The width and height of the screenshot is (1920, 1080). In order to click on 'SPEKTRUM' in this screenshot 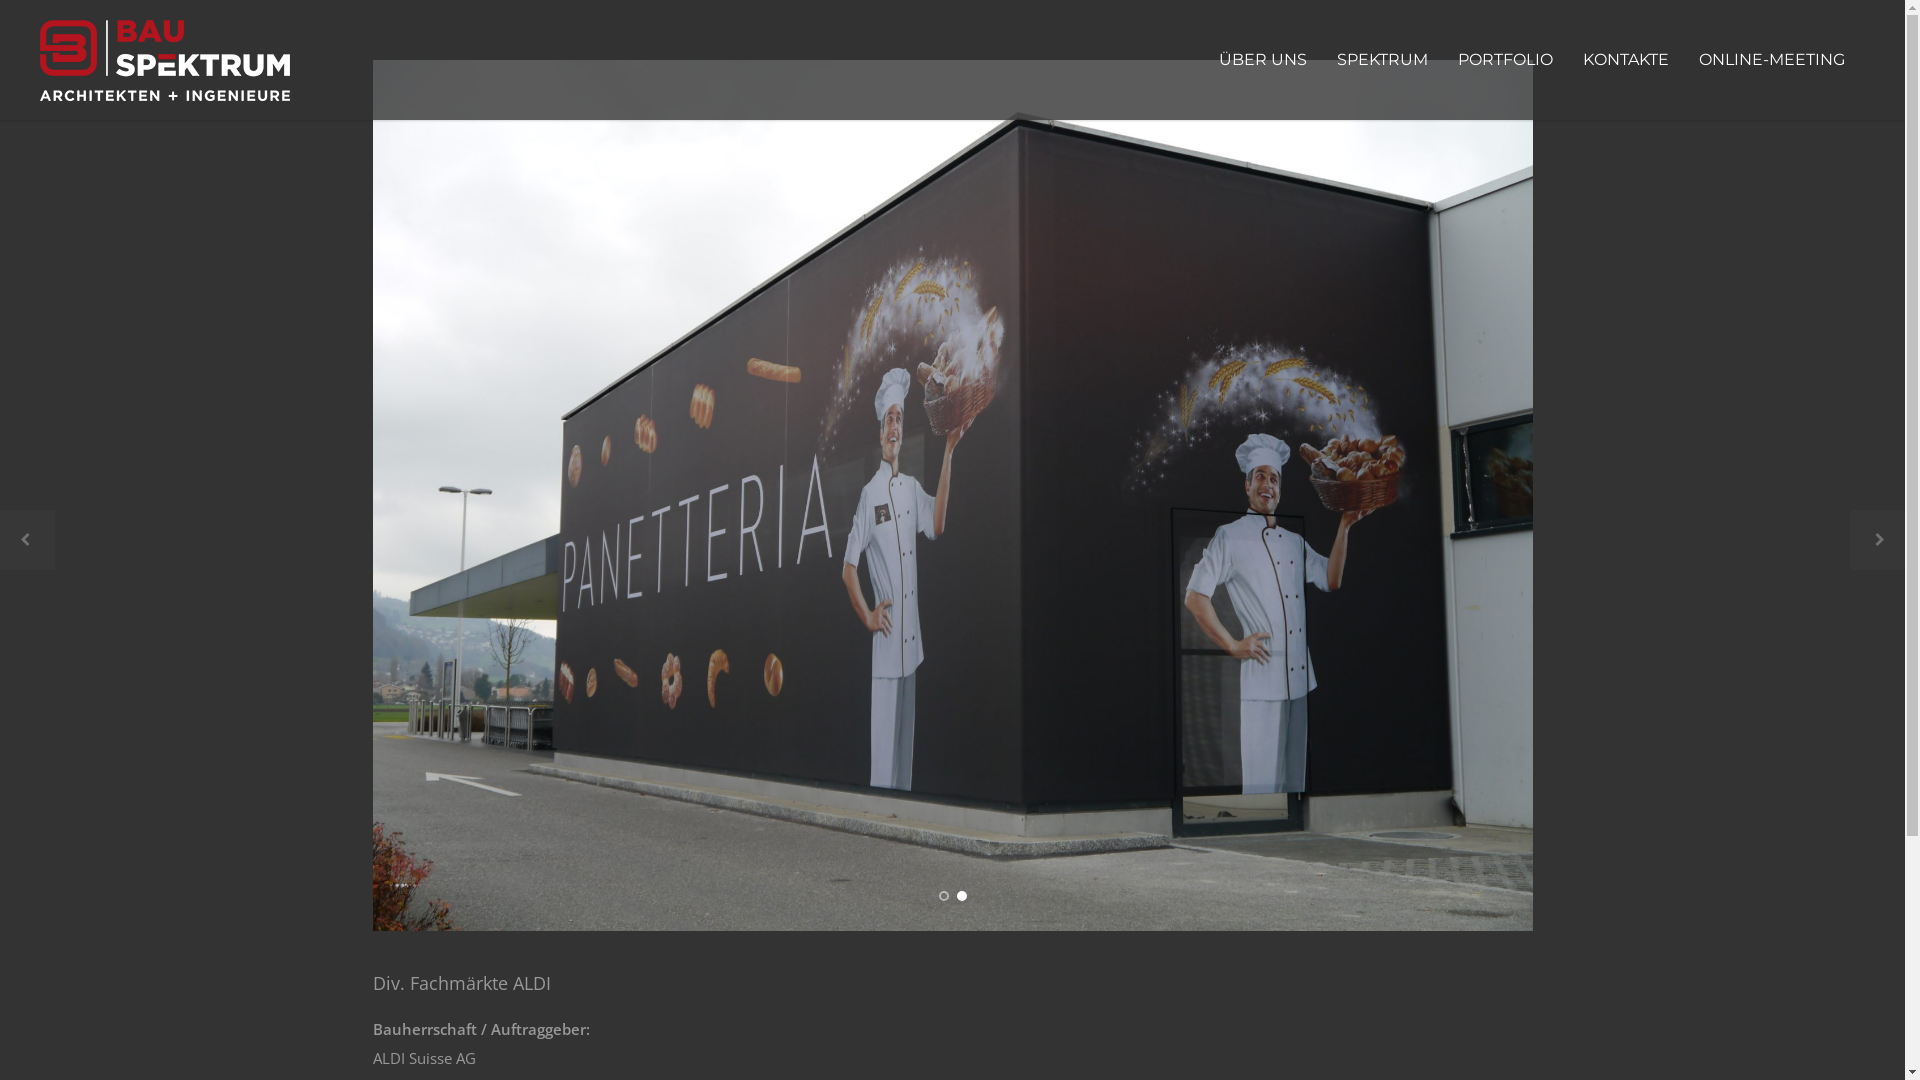, I will do `click(1321, 58)`.